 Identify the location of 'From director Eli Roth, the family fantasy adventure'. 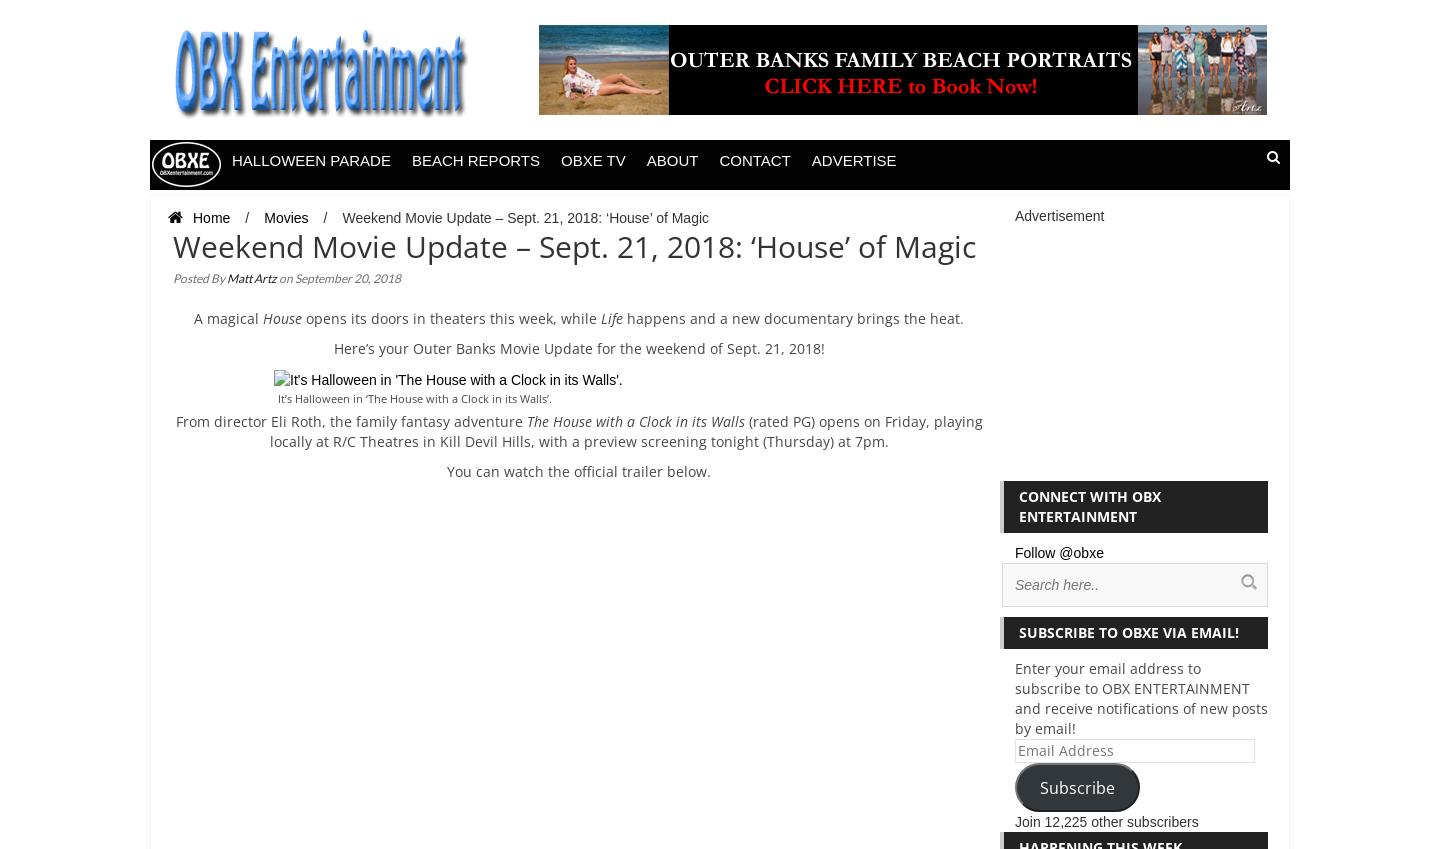
(350, 420).